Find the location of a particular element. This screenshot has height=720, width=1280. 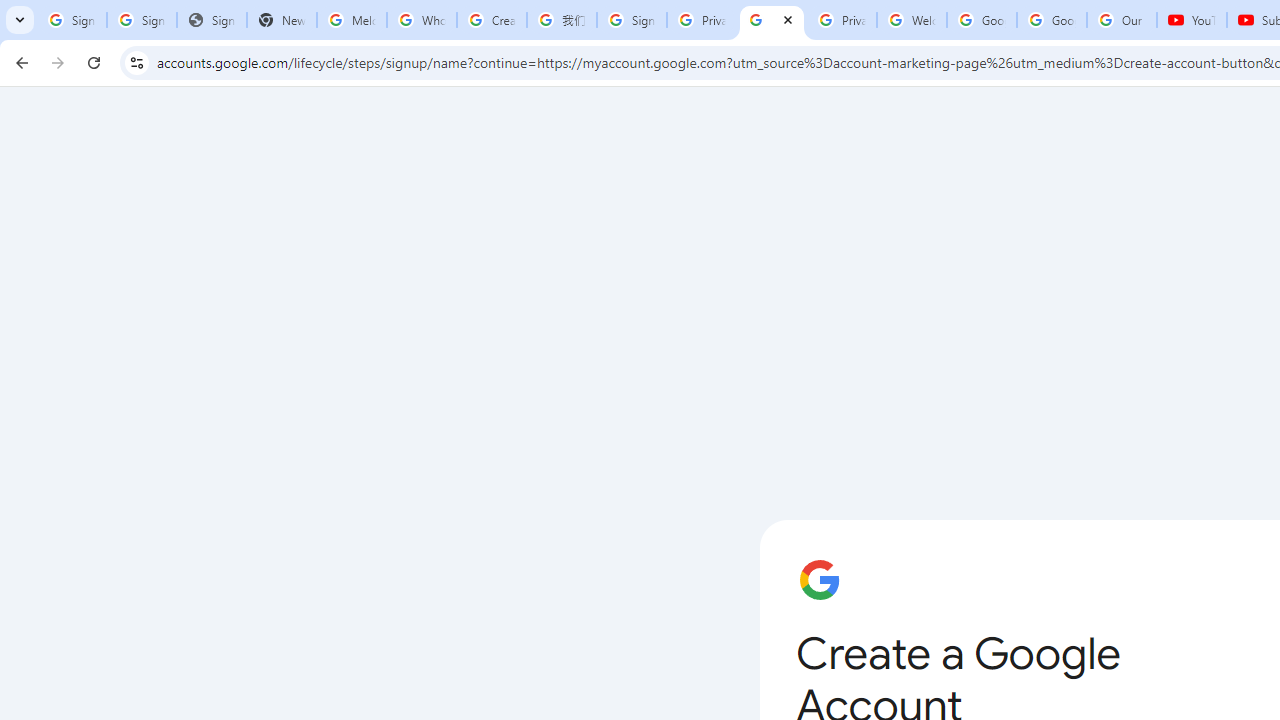

'Sign in - Google Accounts' is located at coordinates (72, 20).